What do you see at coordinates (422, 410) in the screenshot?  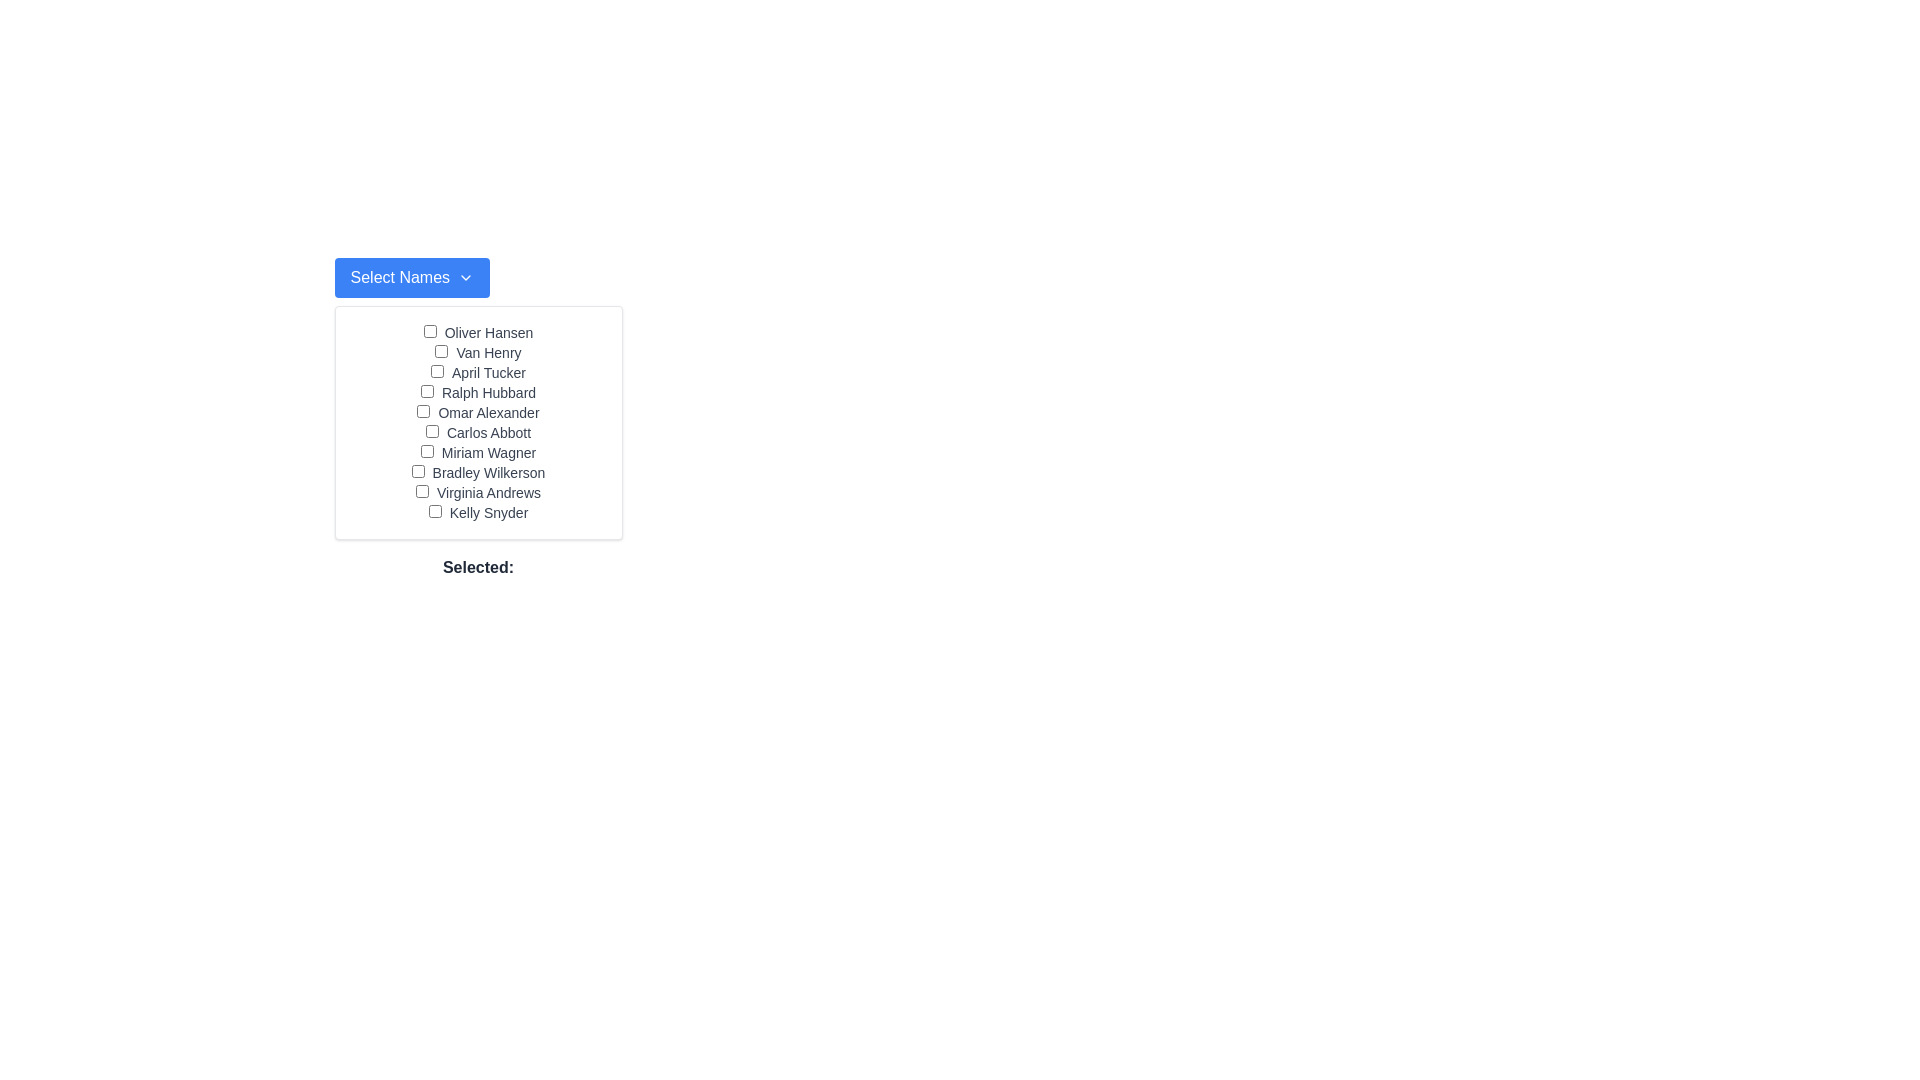 I see `the checkbox located to the left of the label text 'Omar Alexander', which is the fifth item in a vertical list under the 'Select Names' dropdown menu` at bounding box center [422, 410].